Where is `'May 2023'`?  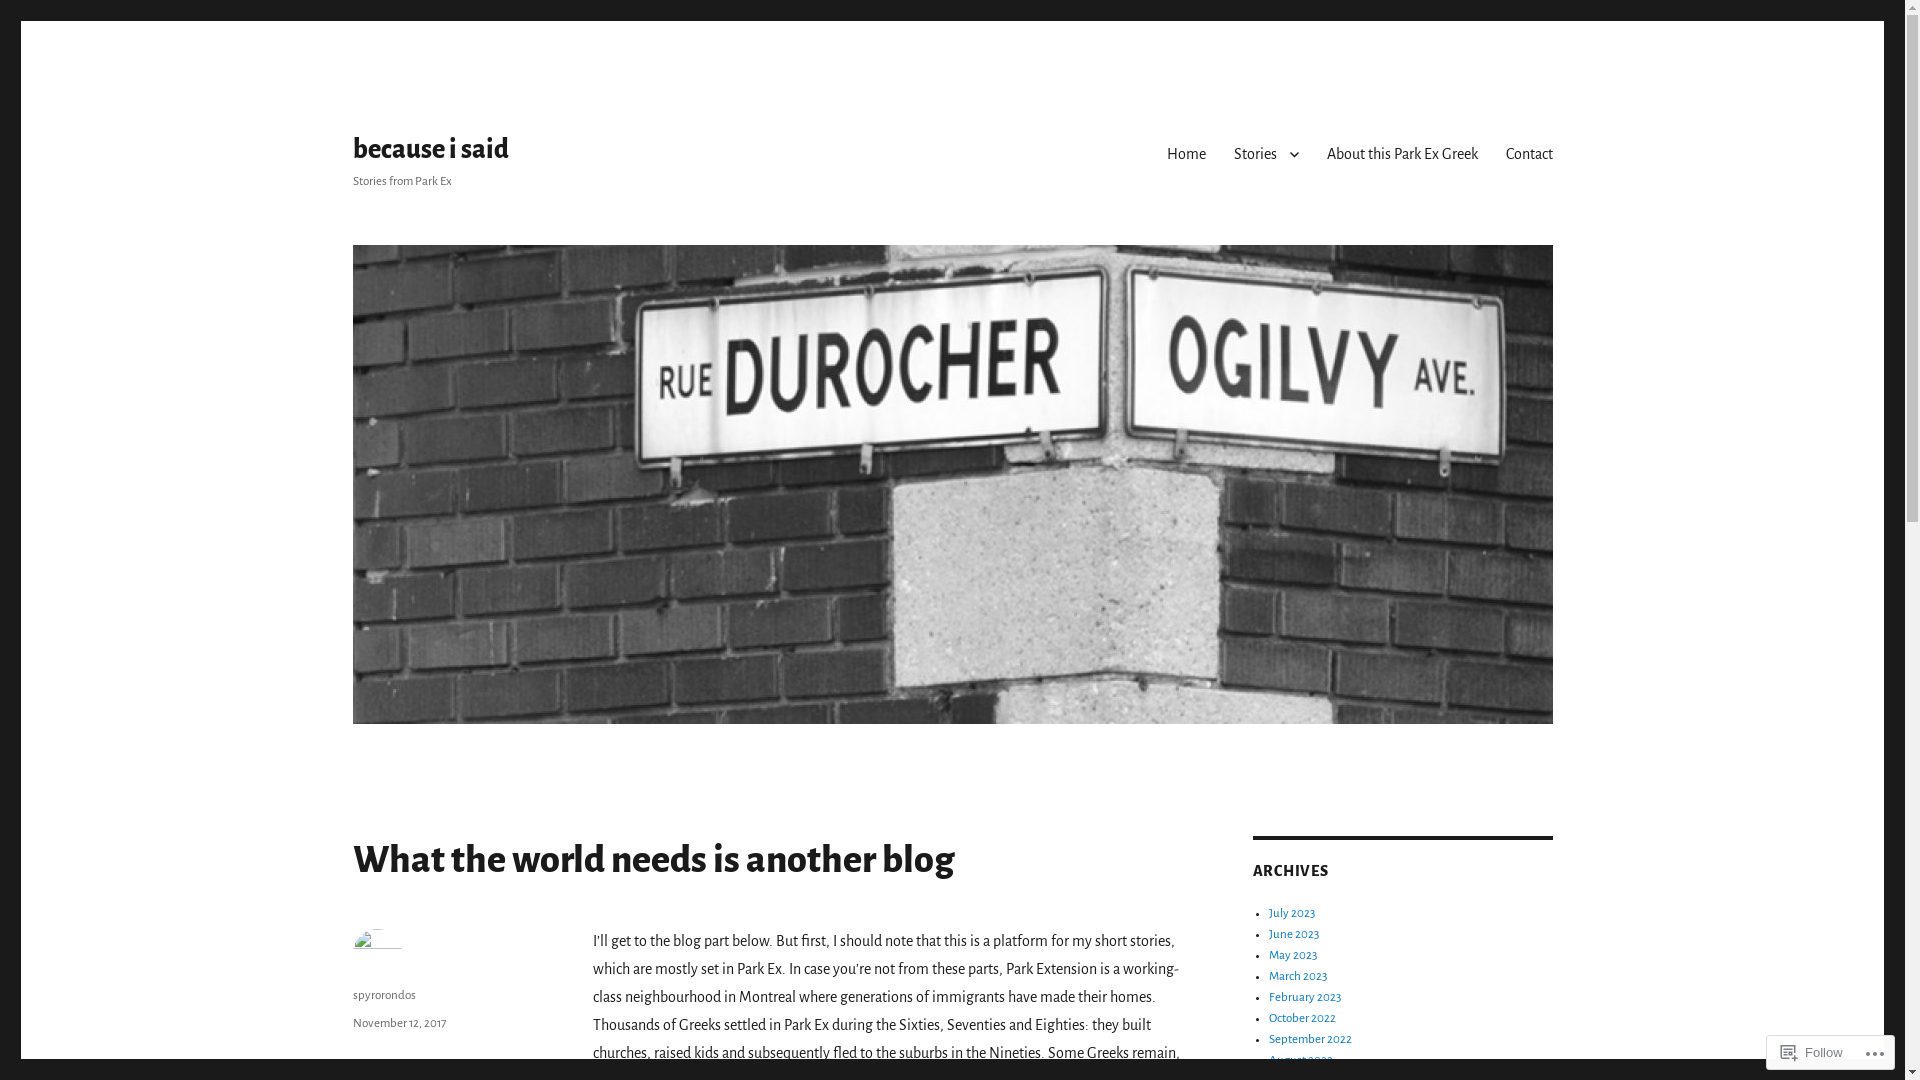 'May 2023' is located at coordinates (1292, 954).